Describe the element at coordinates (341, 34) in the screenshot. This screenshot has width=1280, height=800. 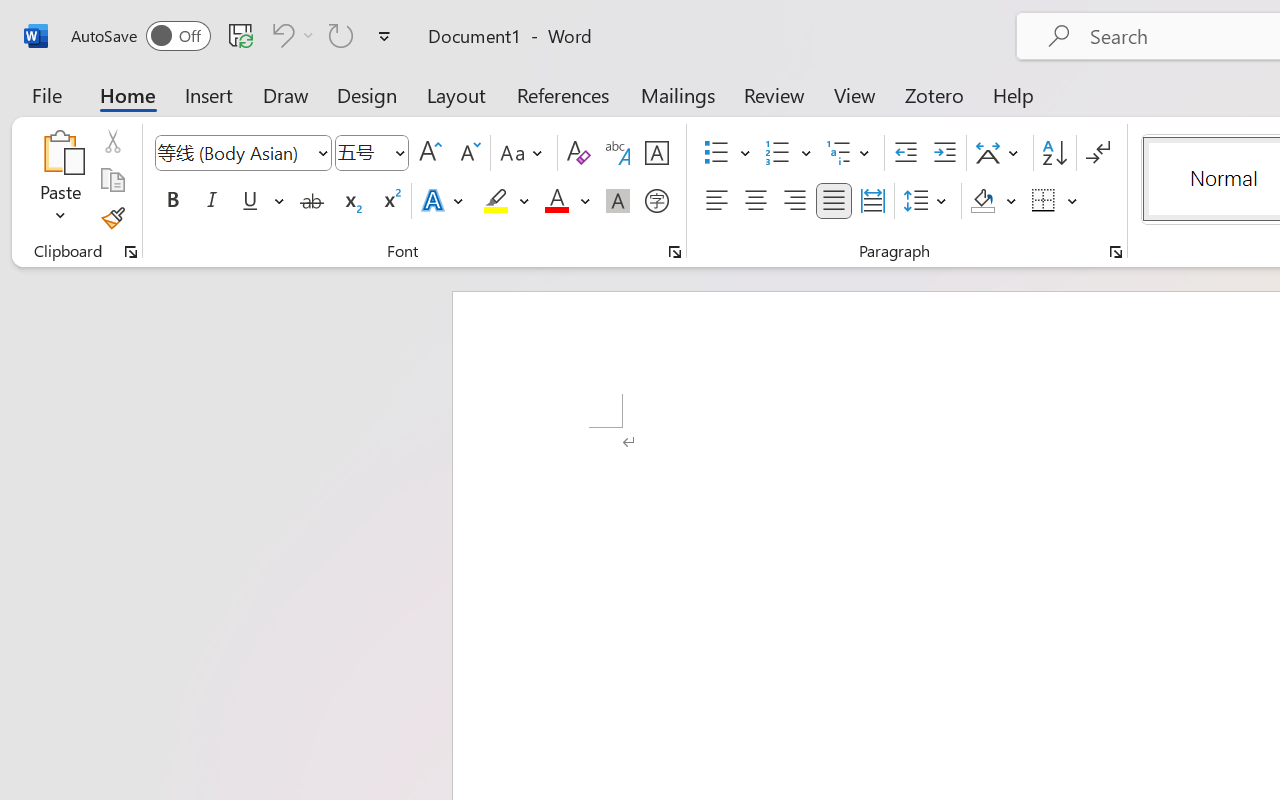
I see `'Can'` at that location.